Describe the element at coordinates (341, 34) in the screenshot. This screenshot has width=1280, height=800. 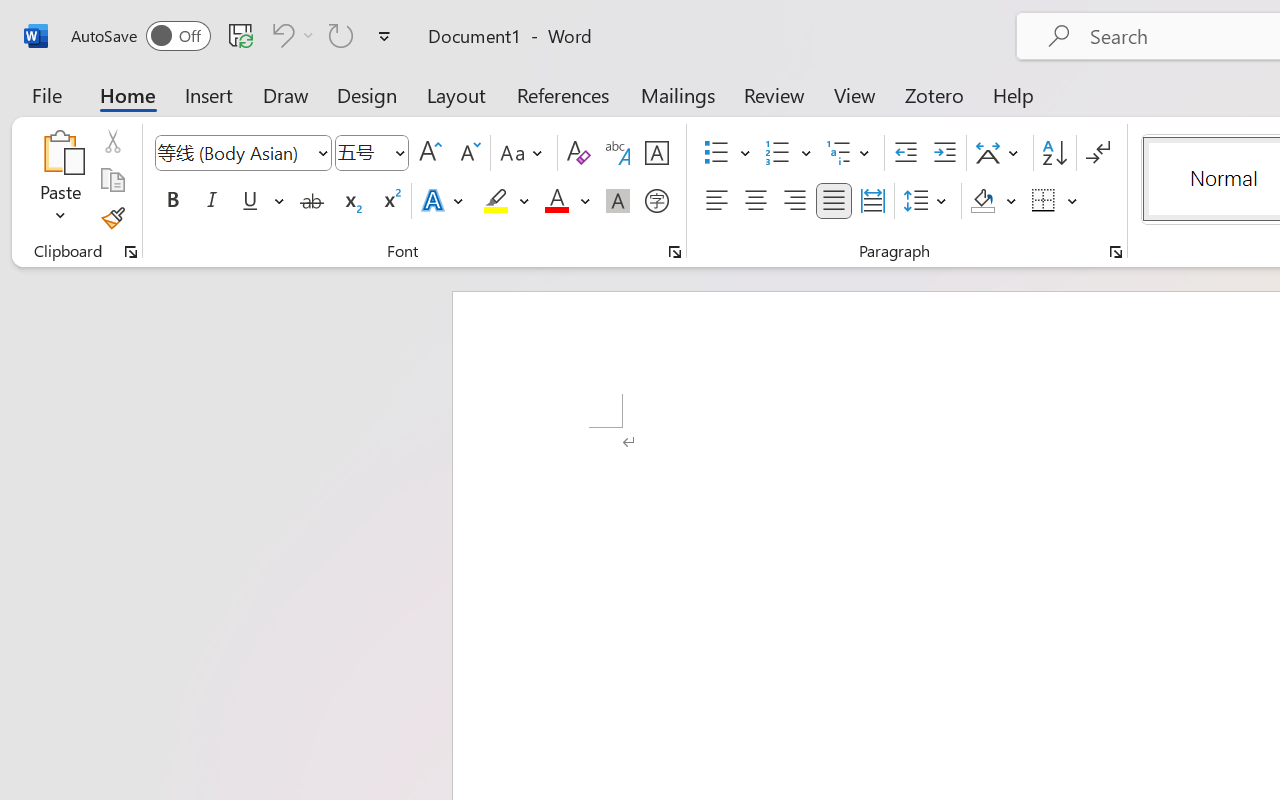
I see `'Can'` at that location.